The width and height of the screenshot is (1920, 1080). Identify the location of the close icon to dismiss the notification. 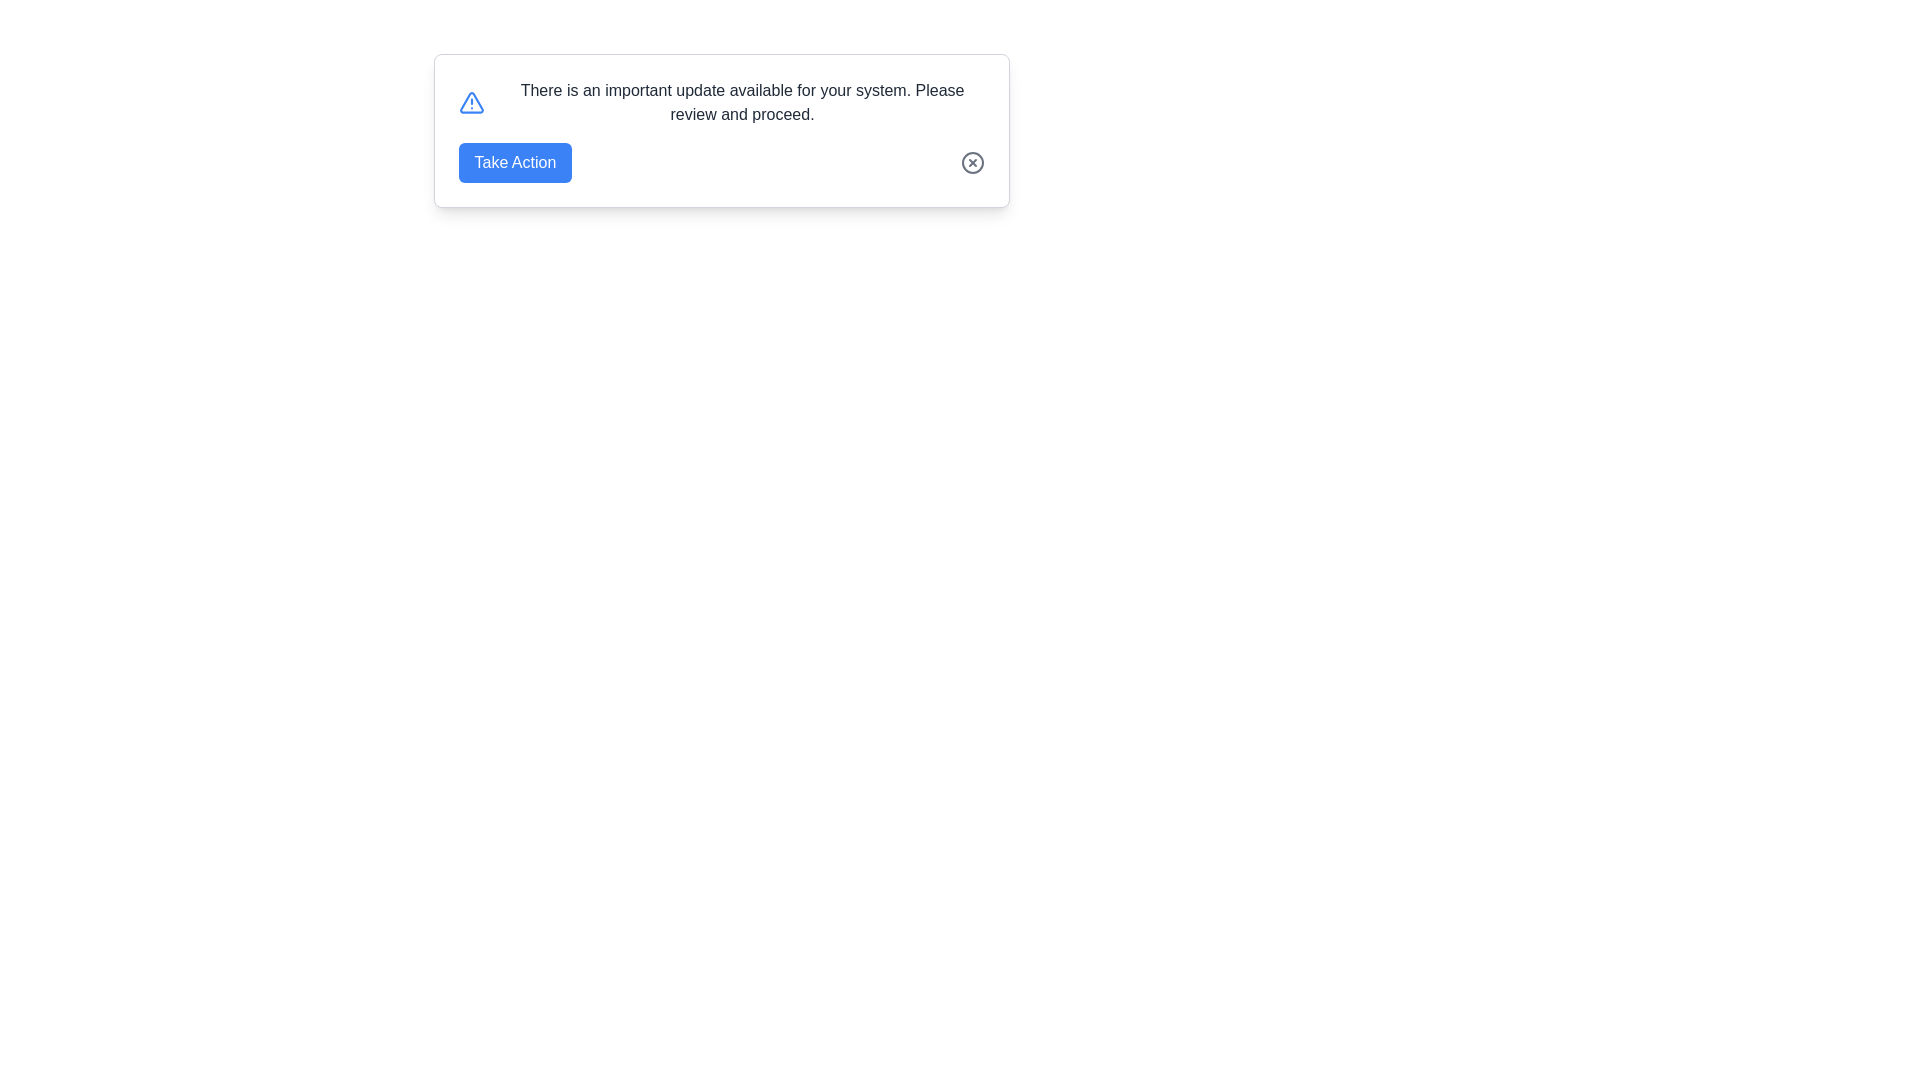
(972, 161).